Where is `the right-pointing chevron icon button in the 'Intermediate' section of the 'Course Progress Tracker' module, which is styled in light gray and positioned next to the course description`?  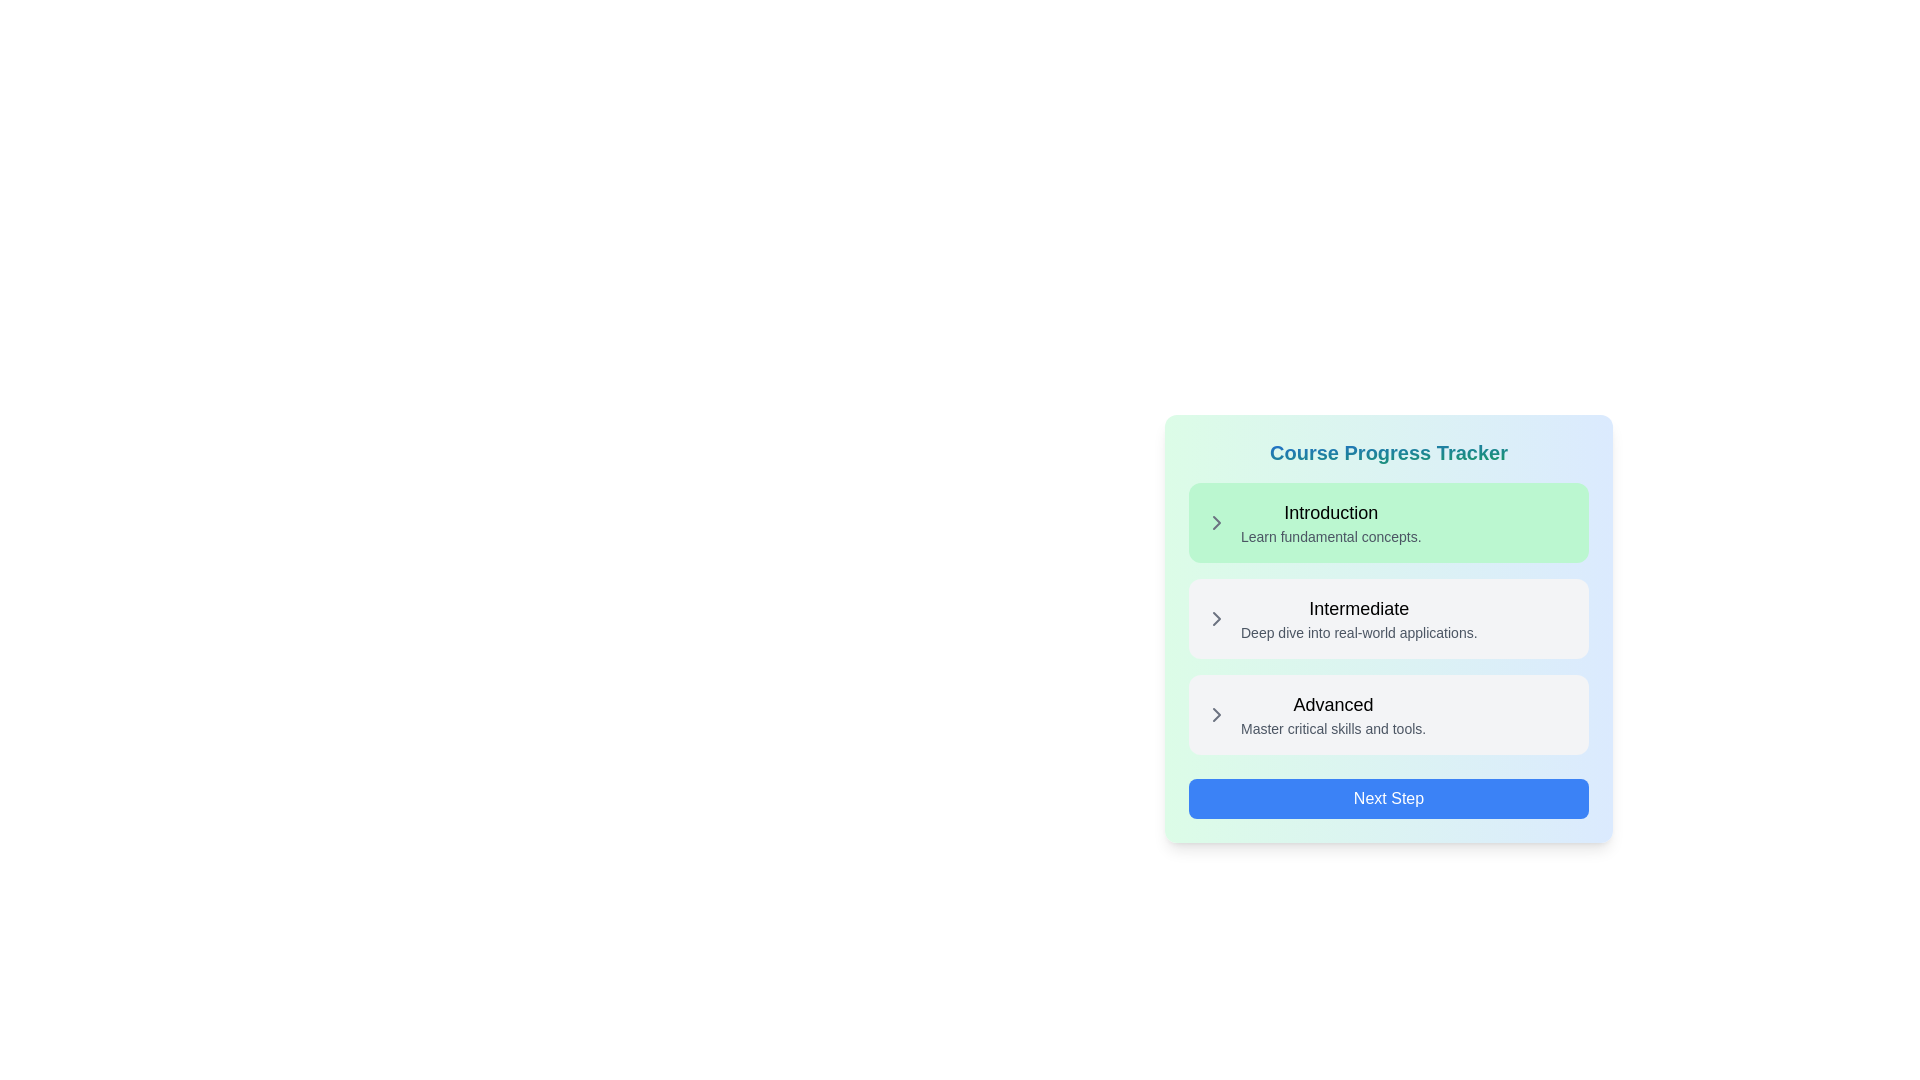 the right-pointing chevron icon button in the 'Intermediate' section of the 'Course Progress Tracker' module, which is styled in light gray and positioned next to the course description is located at coordinates (1216, 617).